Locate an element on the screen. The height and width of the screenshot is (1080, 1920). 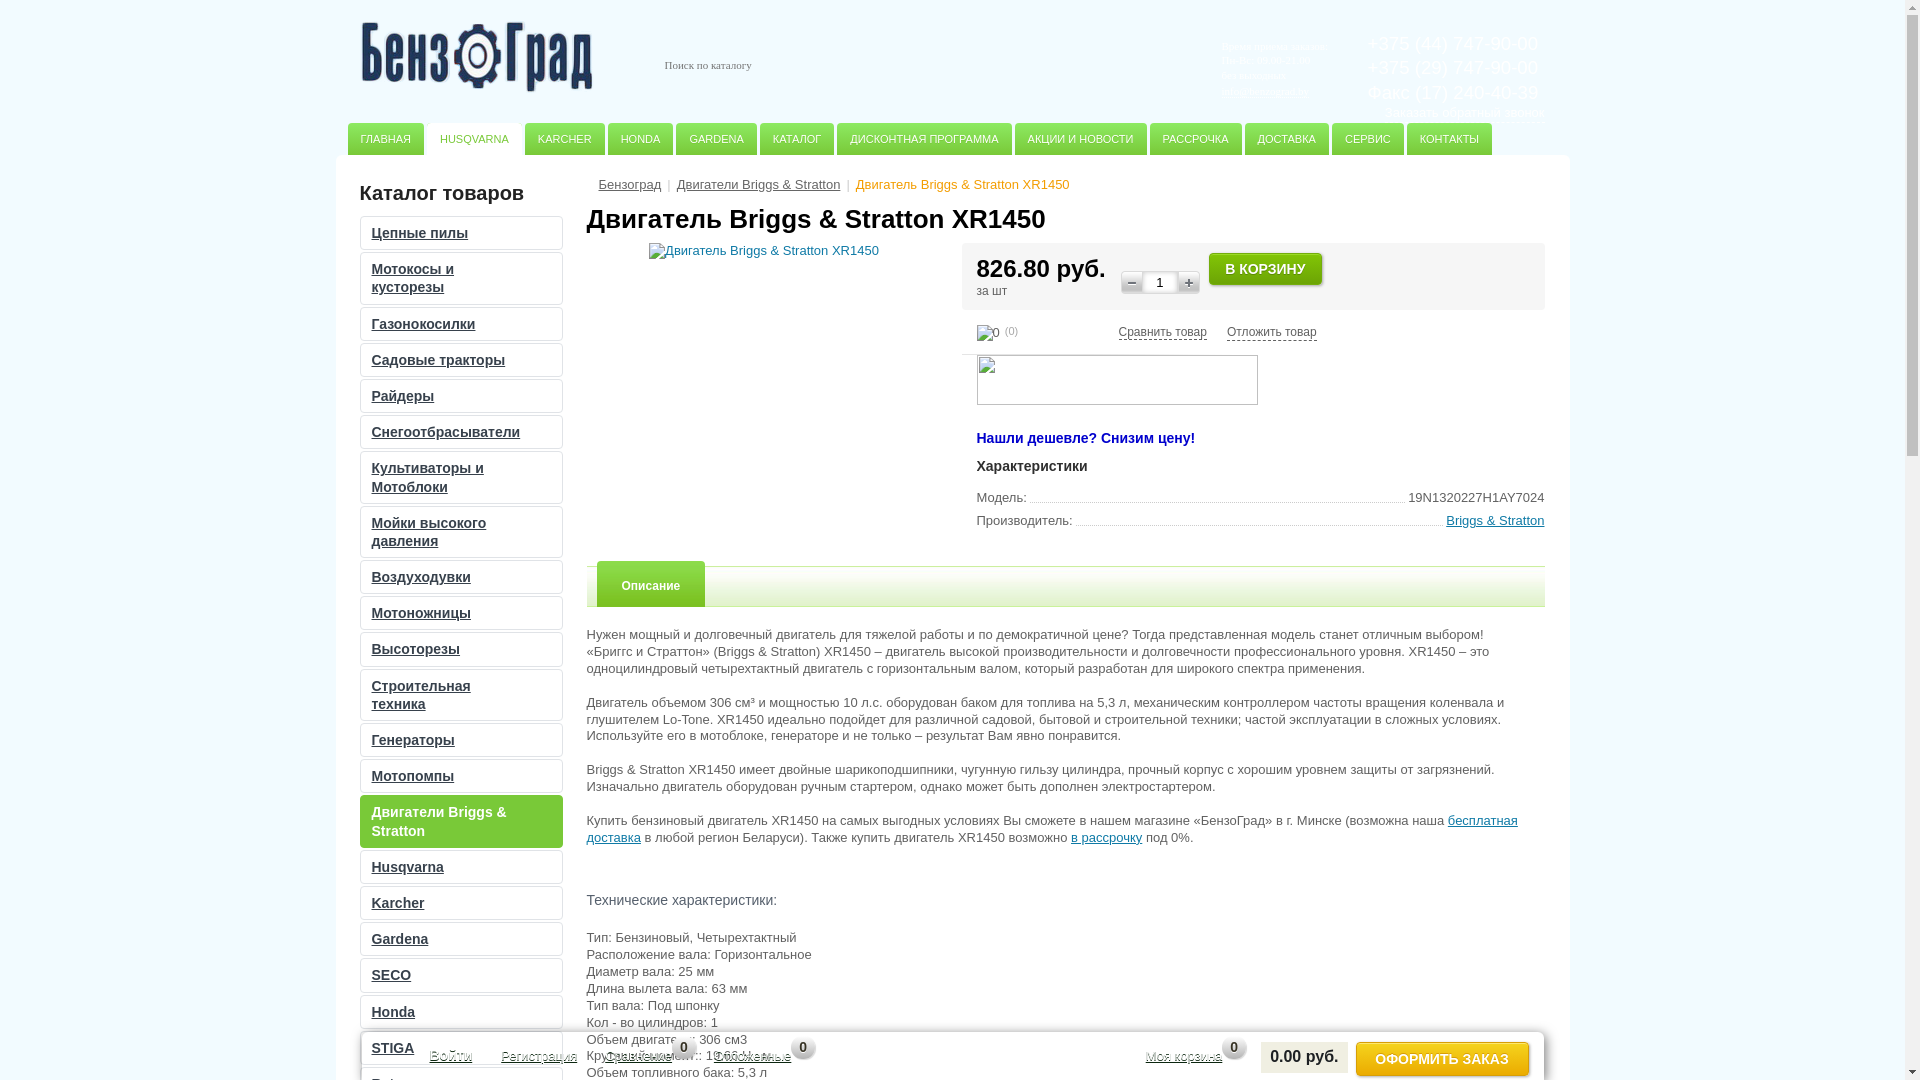
'Honda' is located at coordinates (459, 1011).